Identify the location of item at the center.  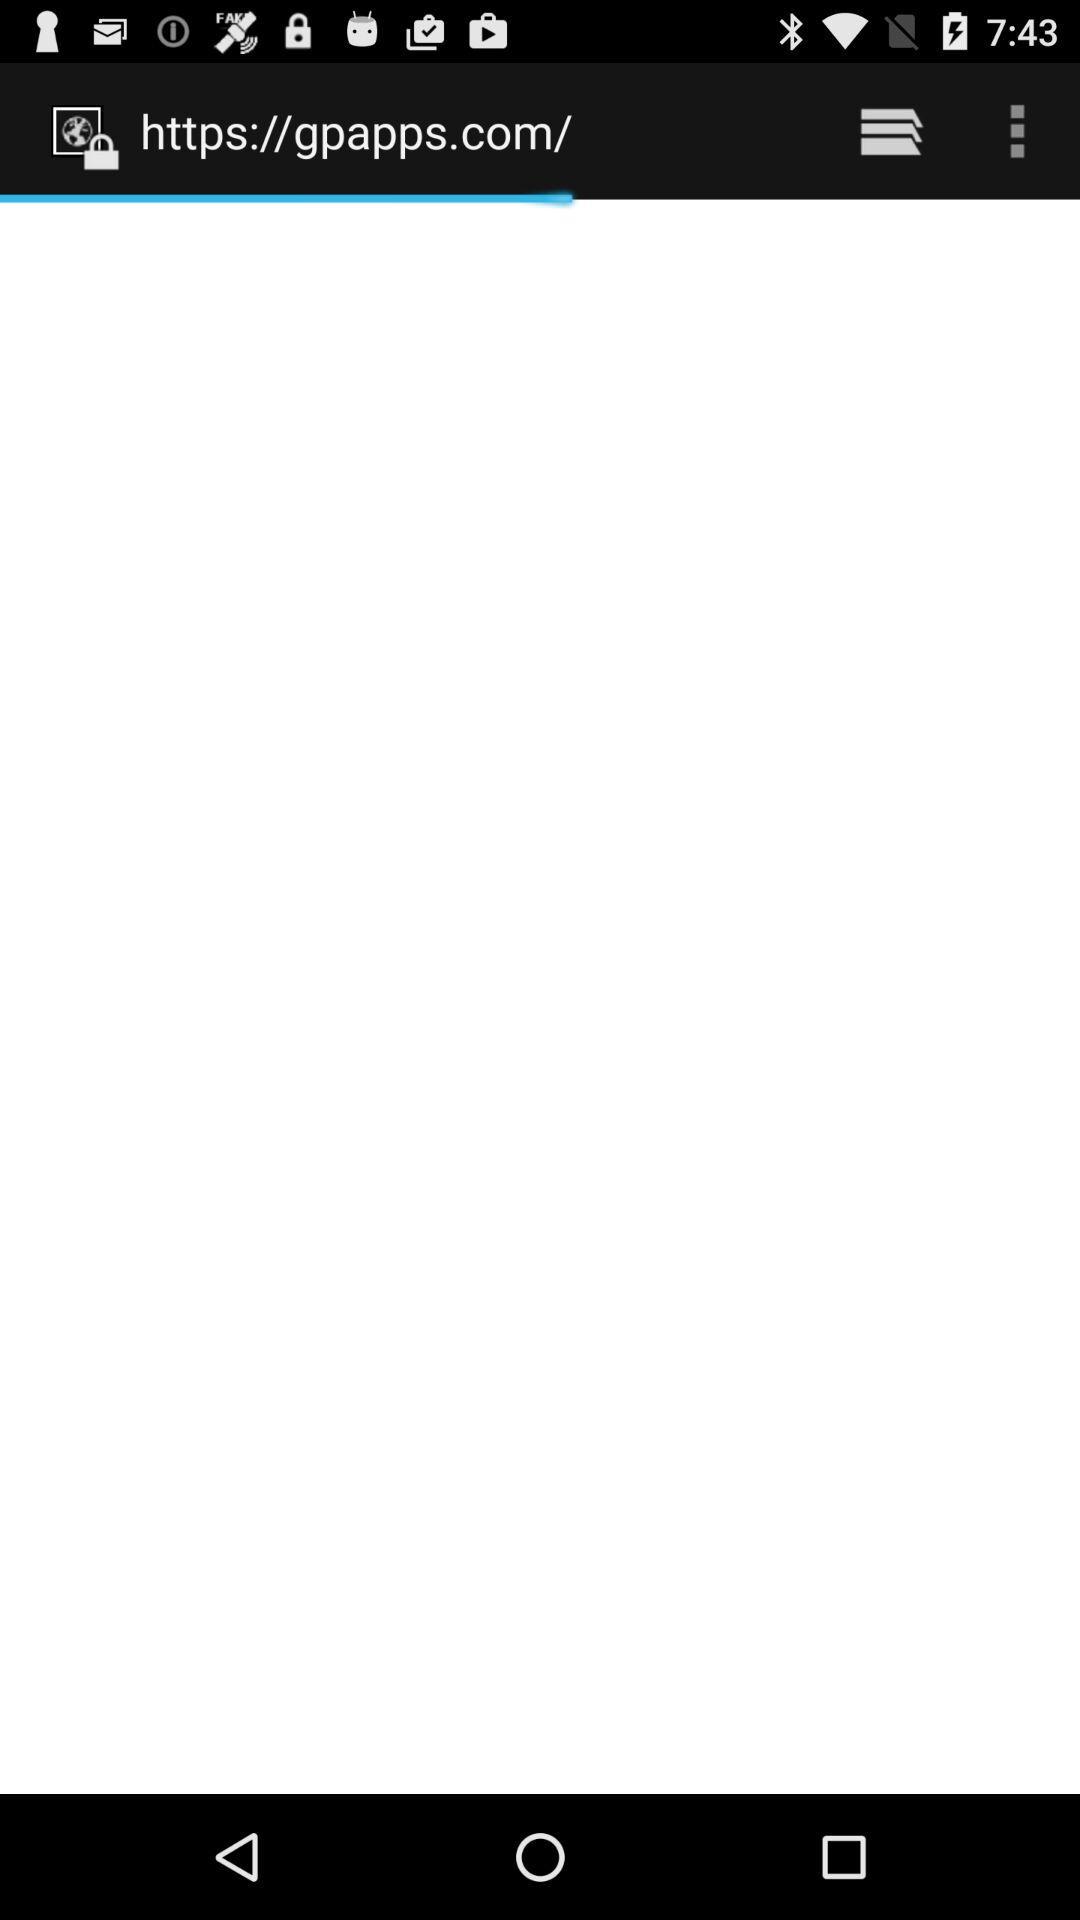
(540, 996).